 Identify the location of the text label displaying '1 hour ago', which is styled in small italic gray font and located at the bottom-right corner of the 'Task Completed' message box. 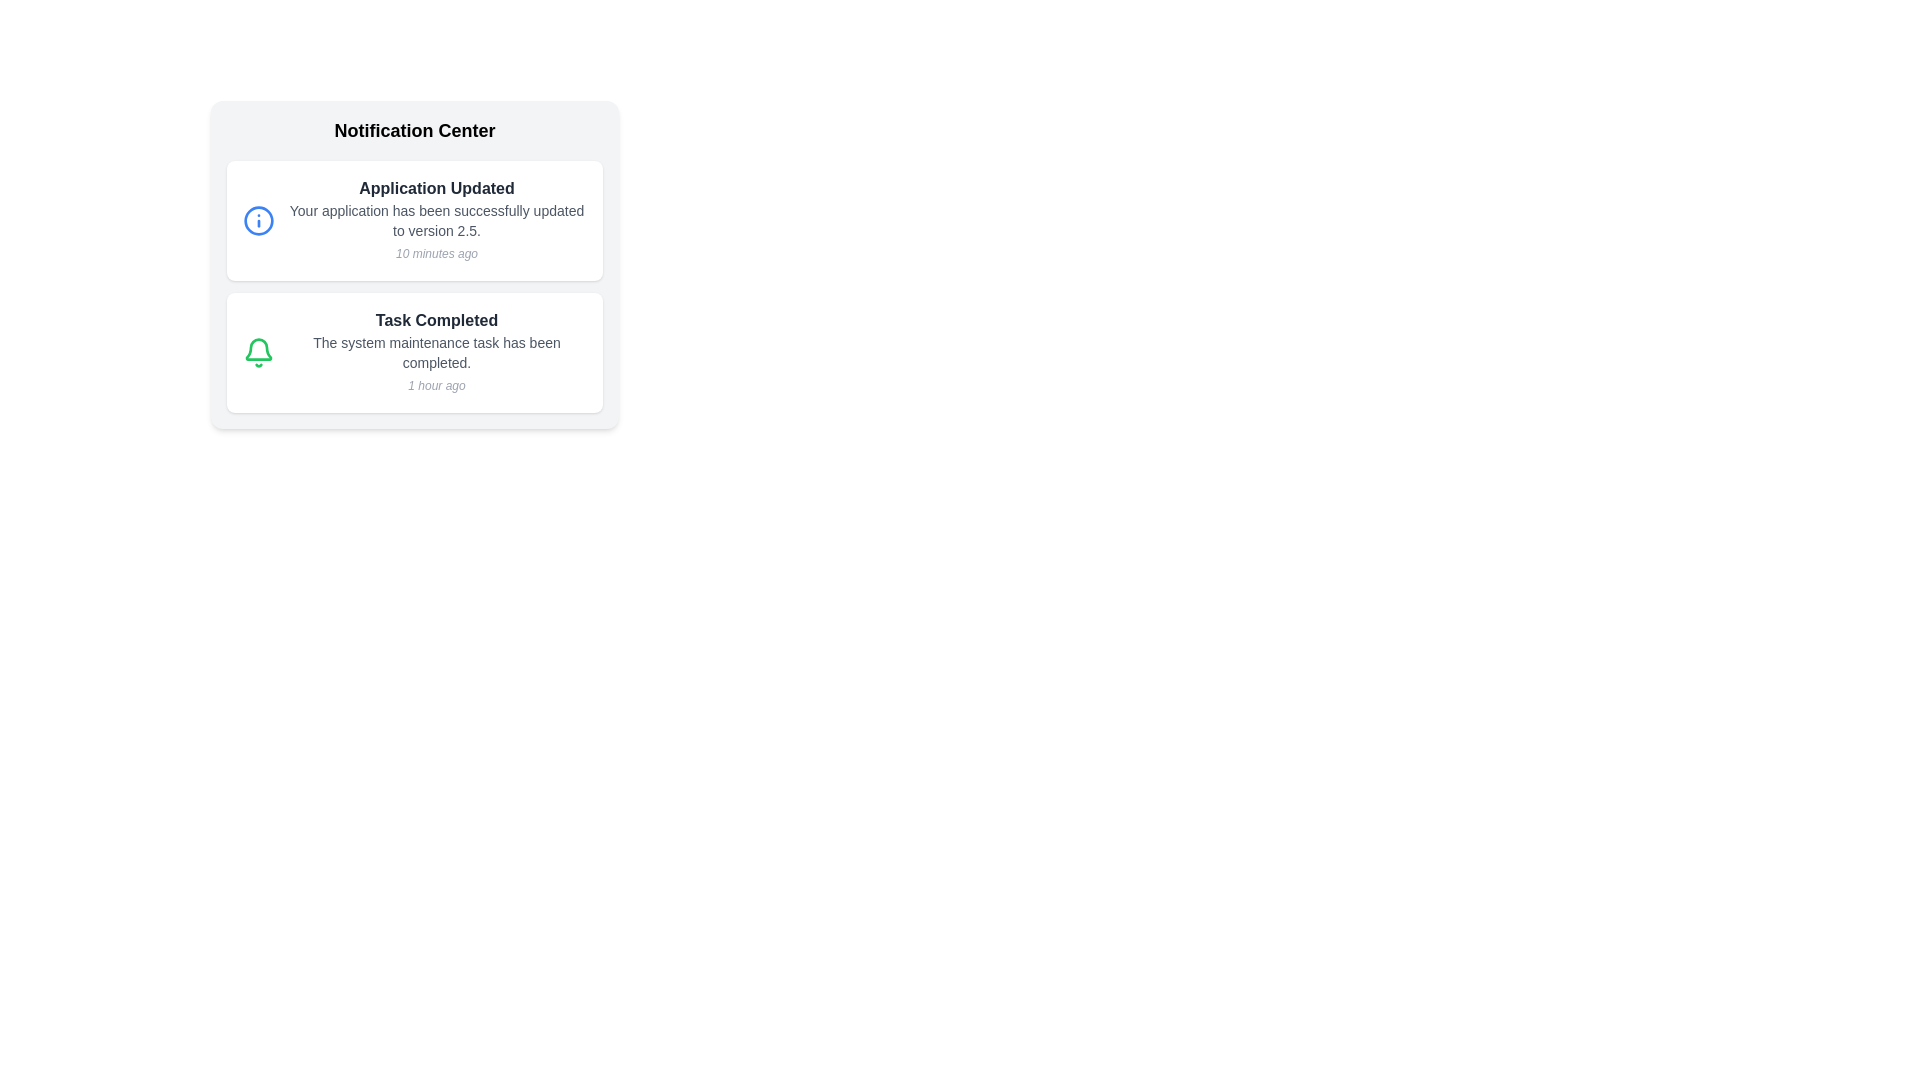
(435, 385).